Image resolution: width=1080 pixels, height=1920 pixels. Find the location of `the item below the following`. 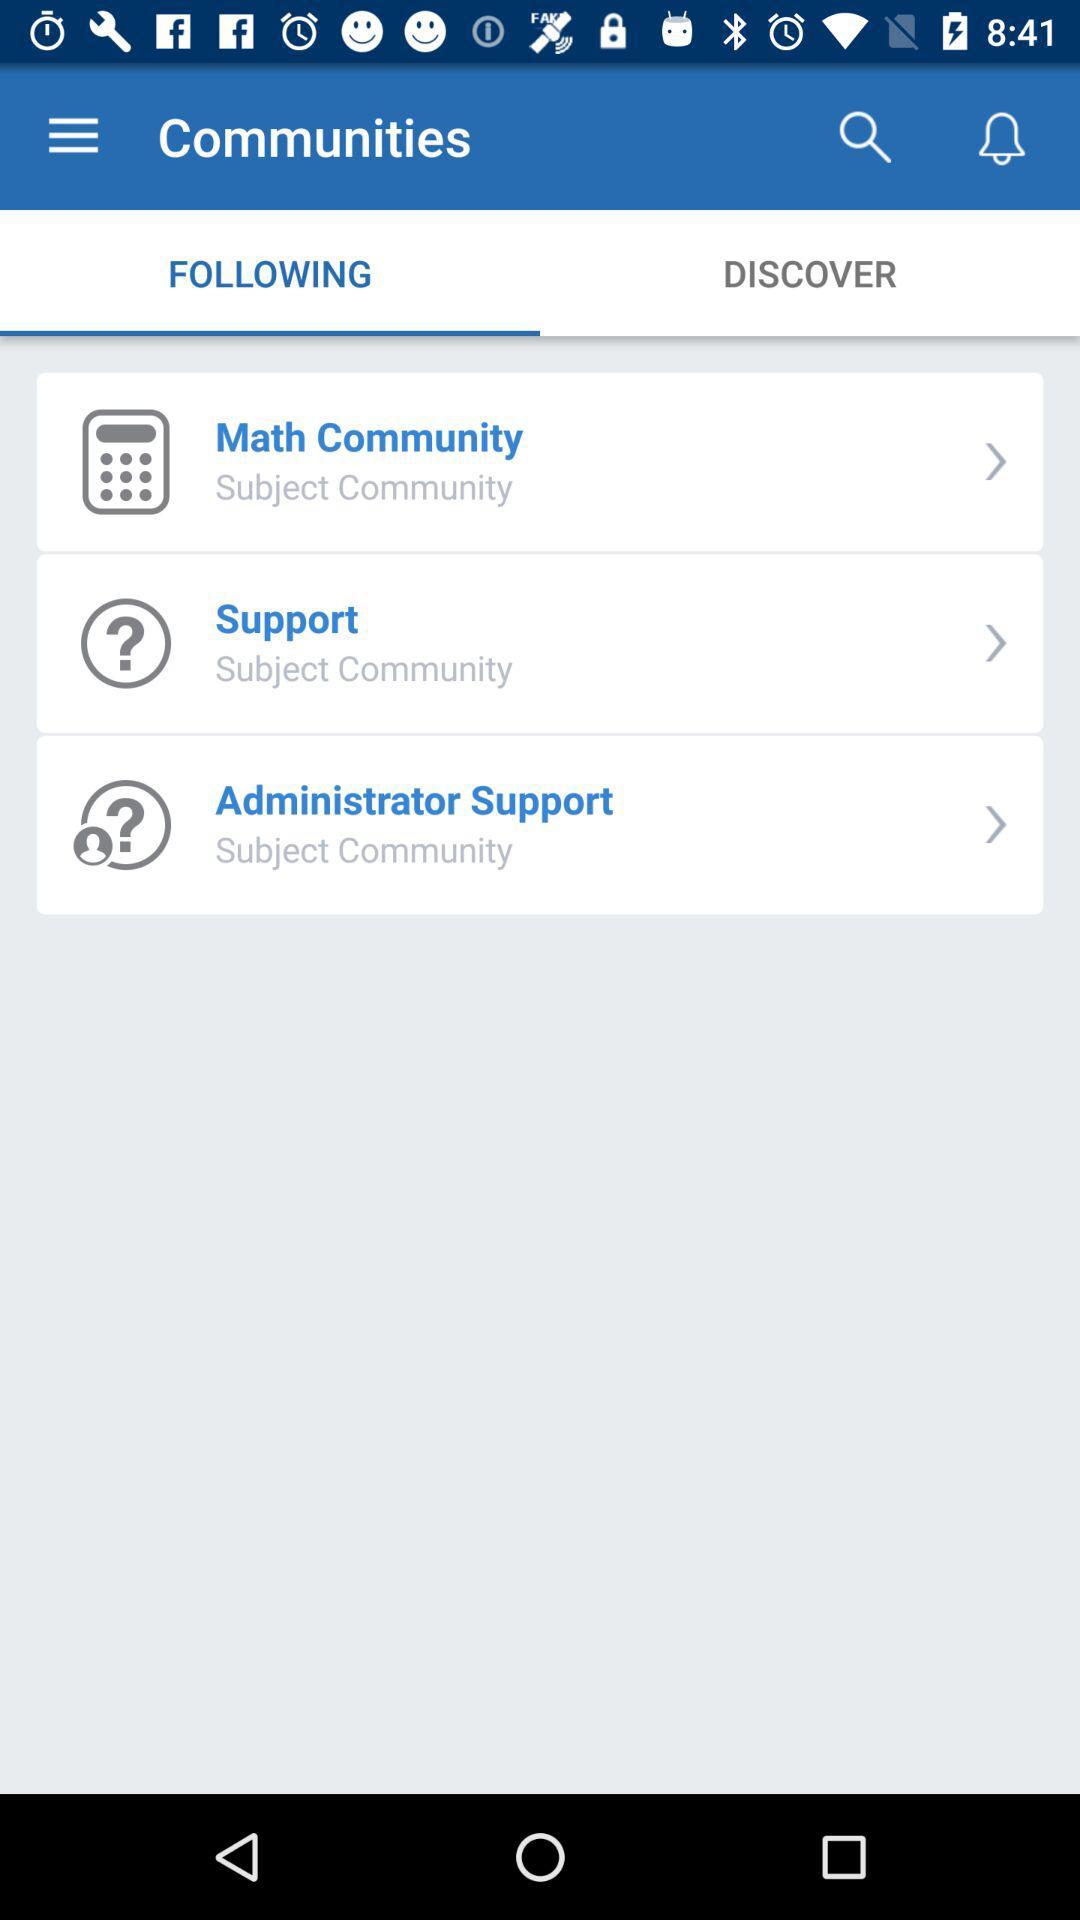

the item below the following is located at coordinates (369, 435).